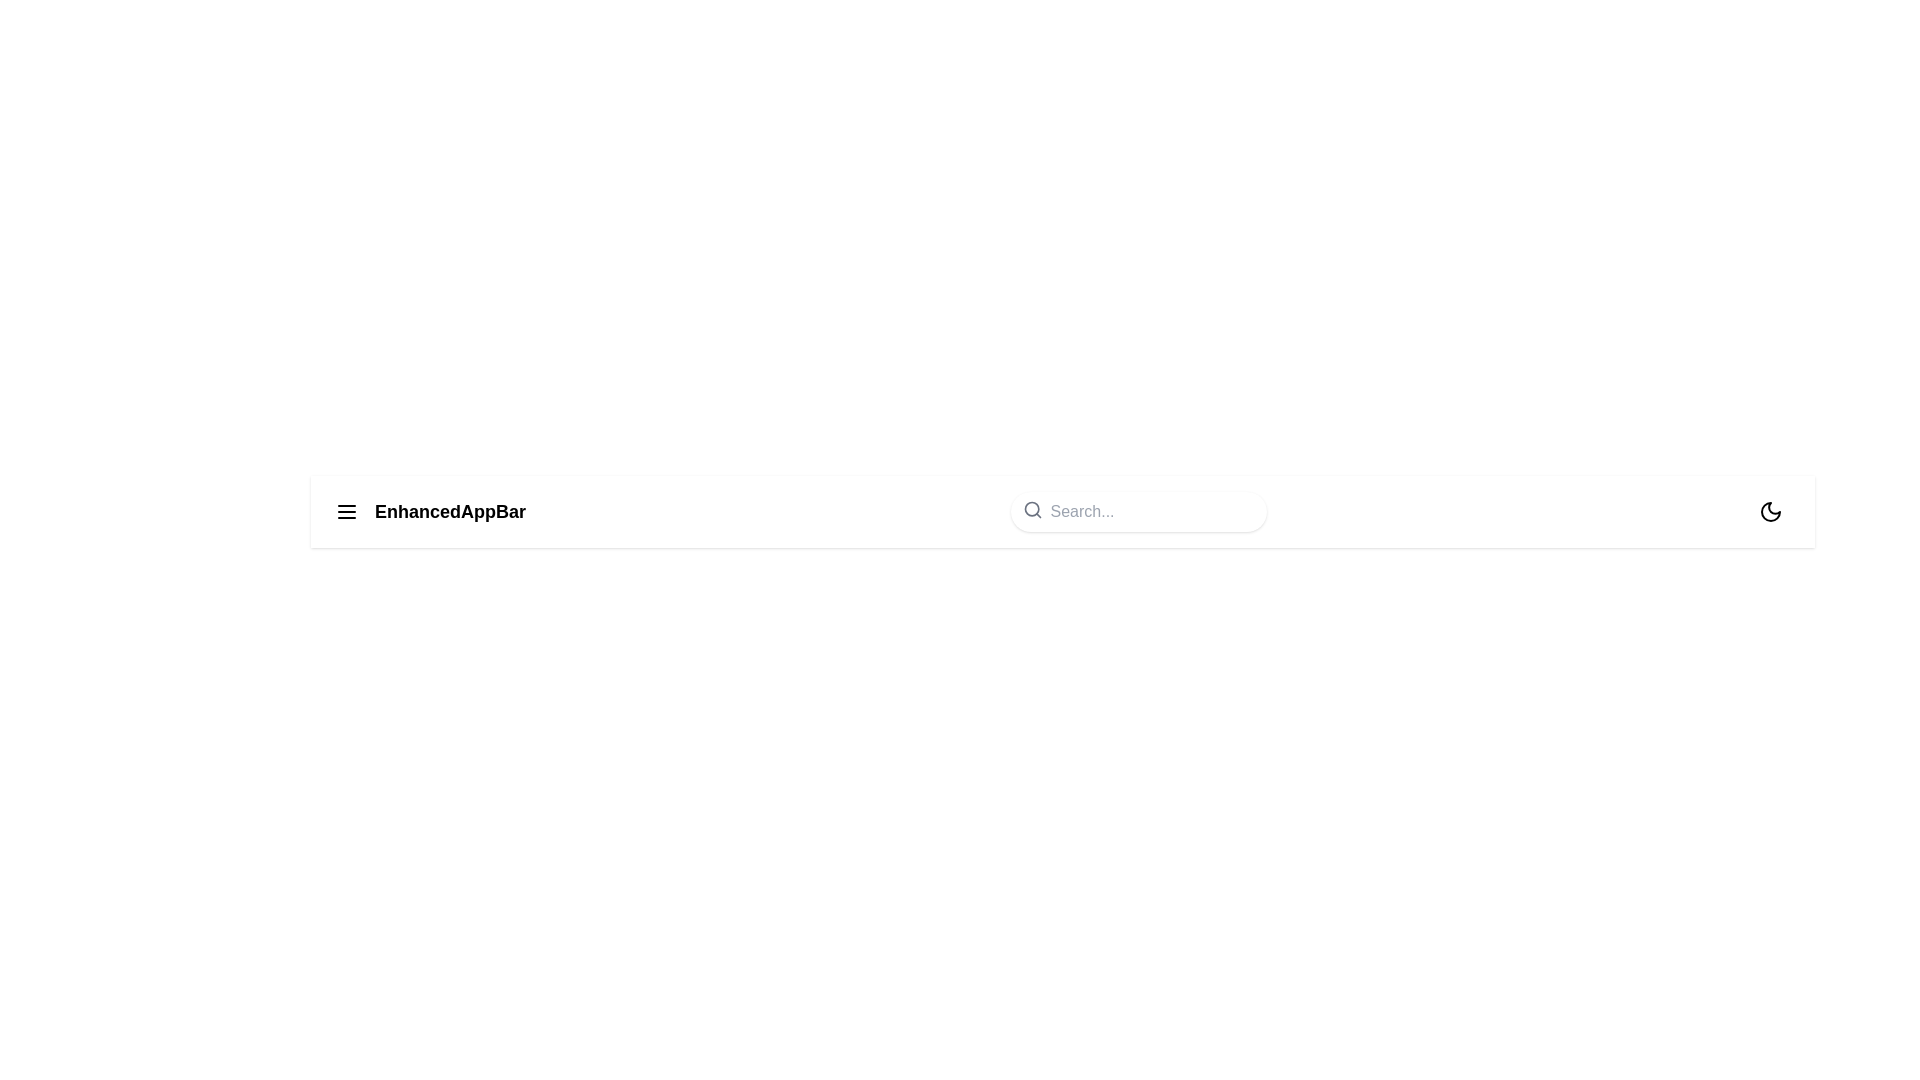  Describe the element at coordinates (1771, 511) in the screenshot. I see `the moon icon to toggle between dark mode and light mode` at that location.